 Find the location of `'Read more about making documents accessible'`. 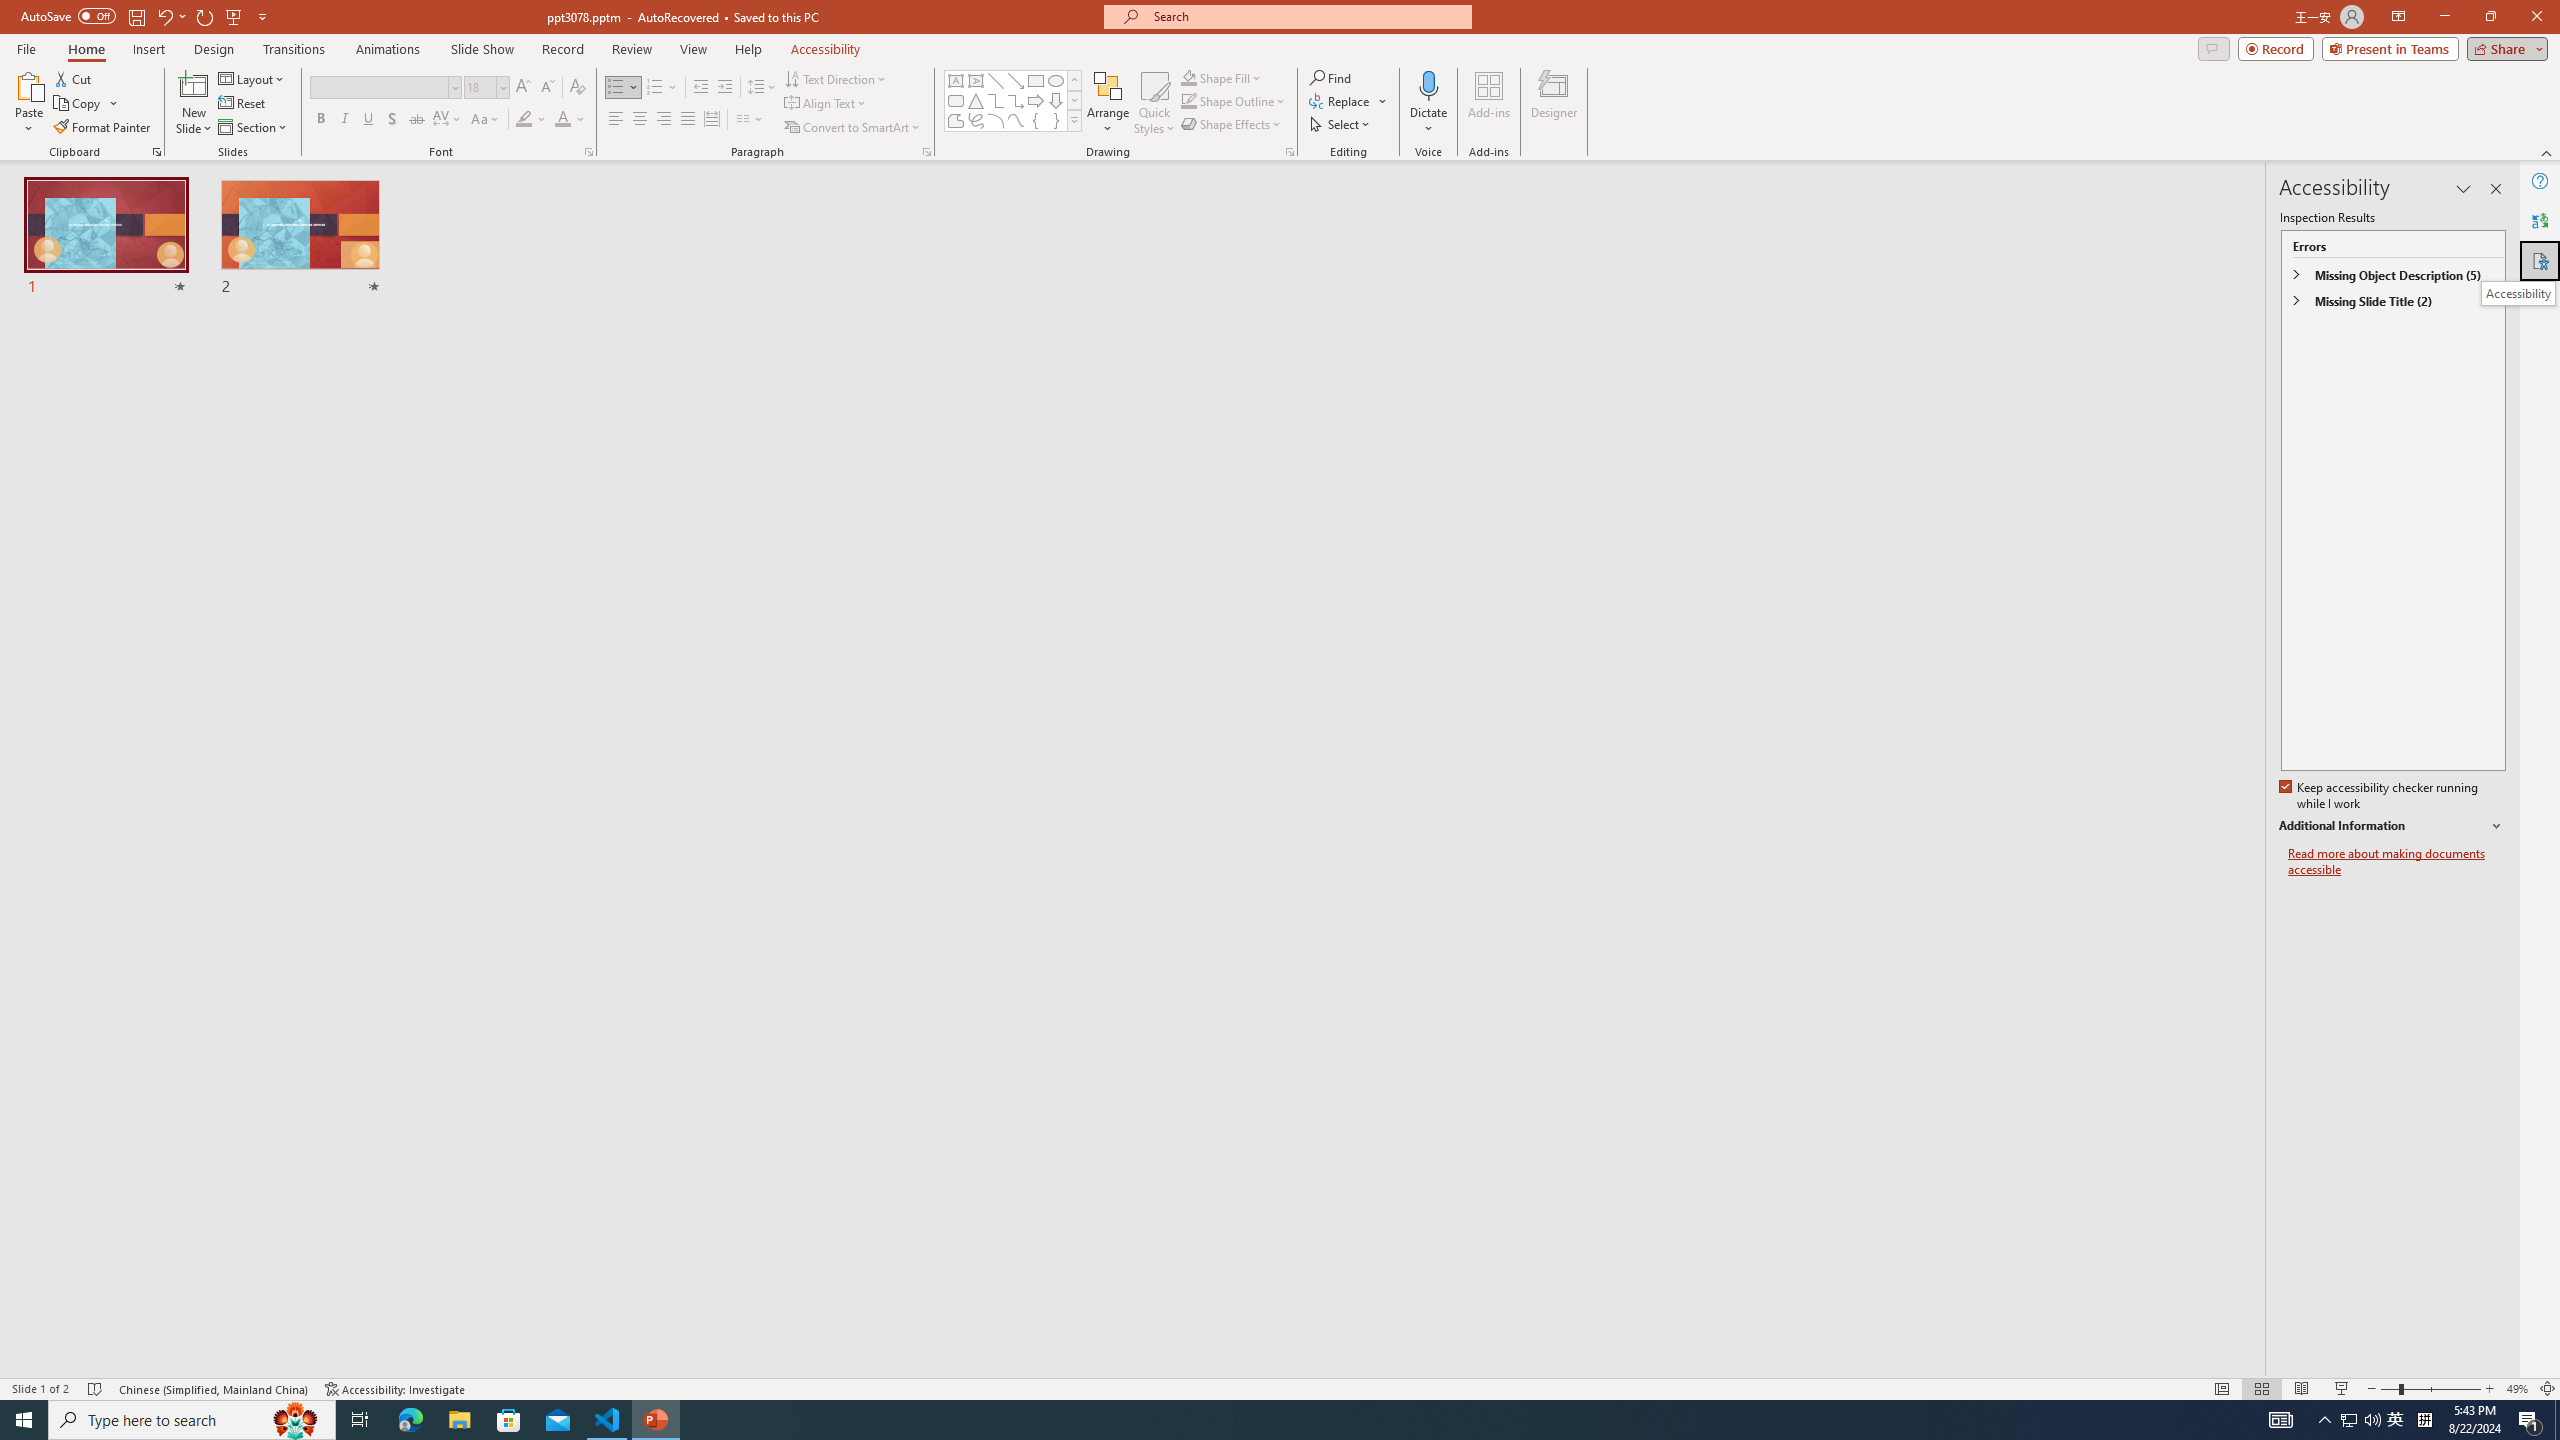

'Read more about making documents accessible' is located at coordinates (2396, 861).